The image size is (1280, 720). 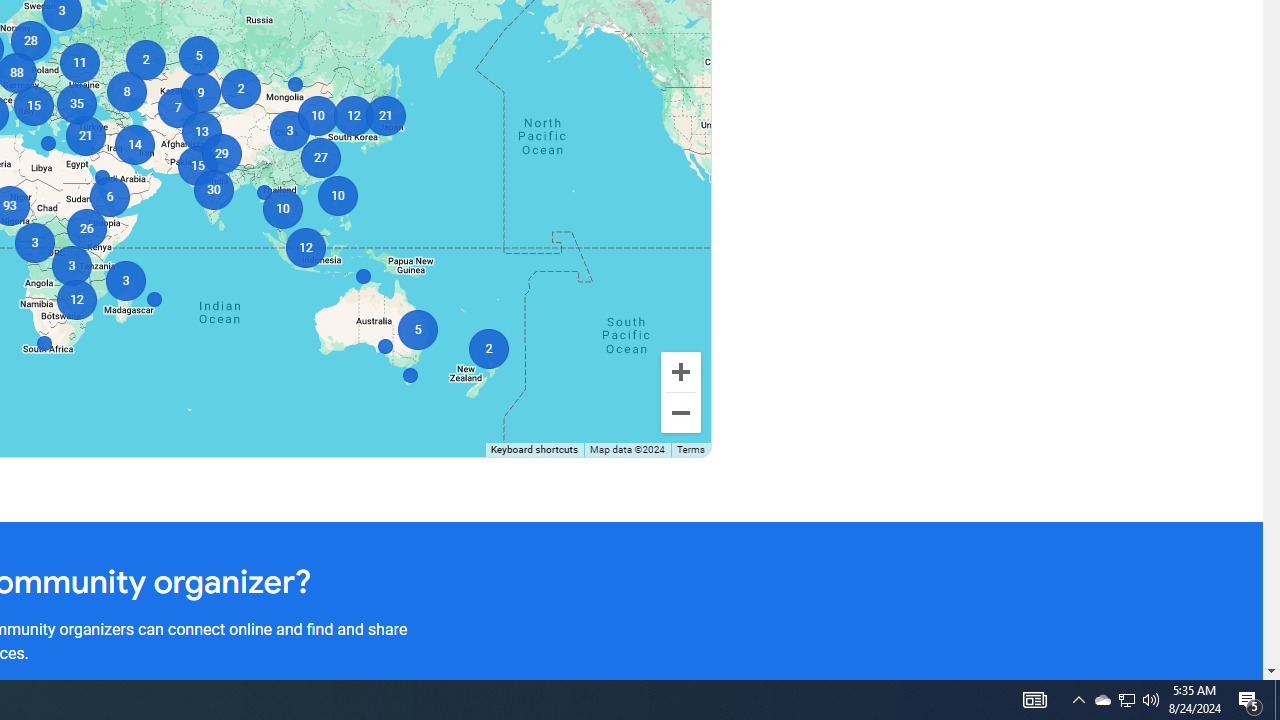 What do you see at coordinates (385, 115) in the screenshot?
I see `'21'` at bounding box center [385, 115].